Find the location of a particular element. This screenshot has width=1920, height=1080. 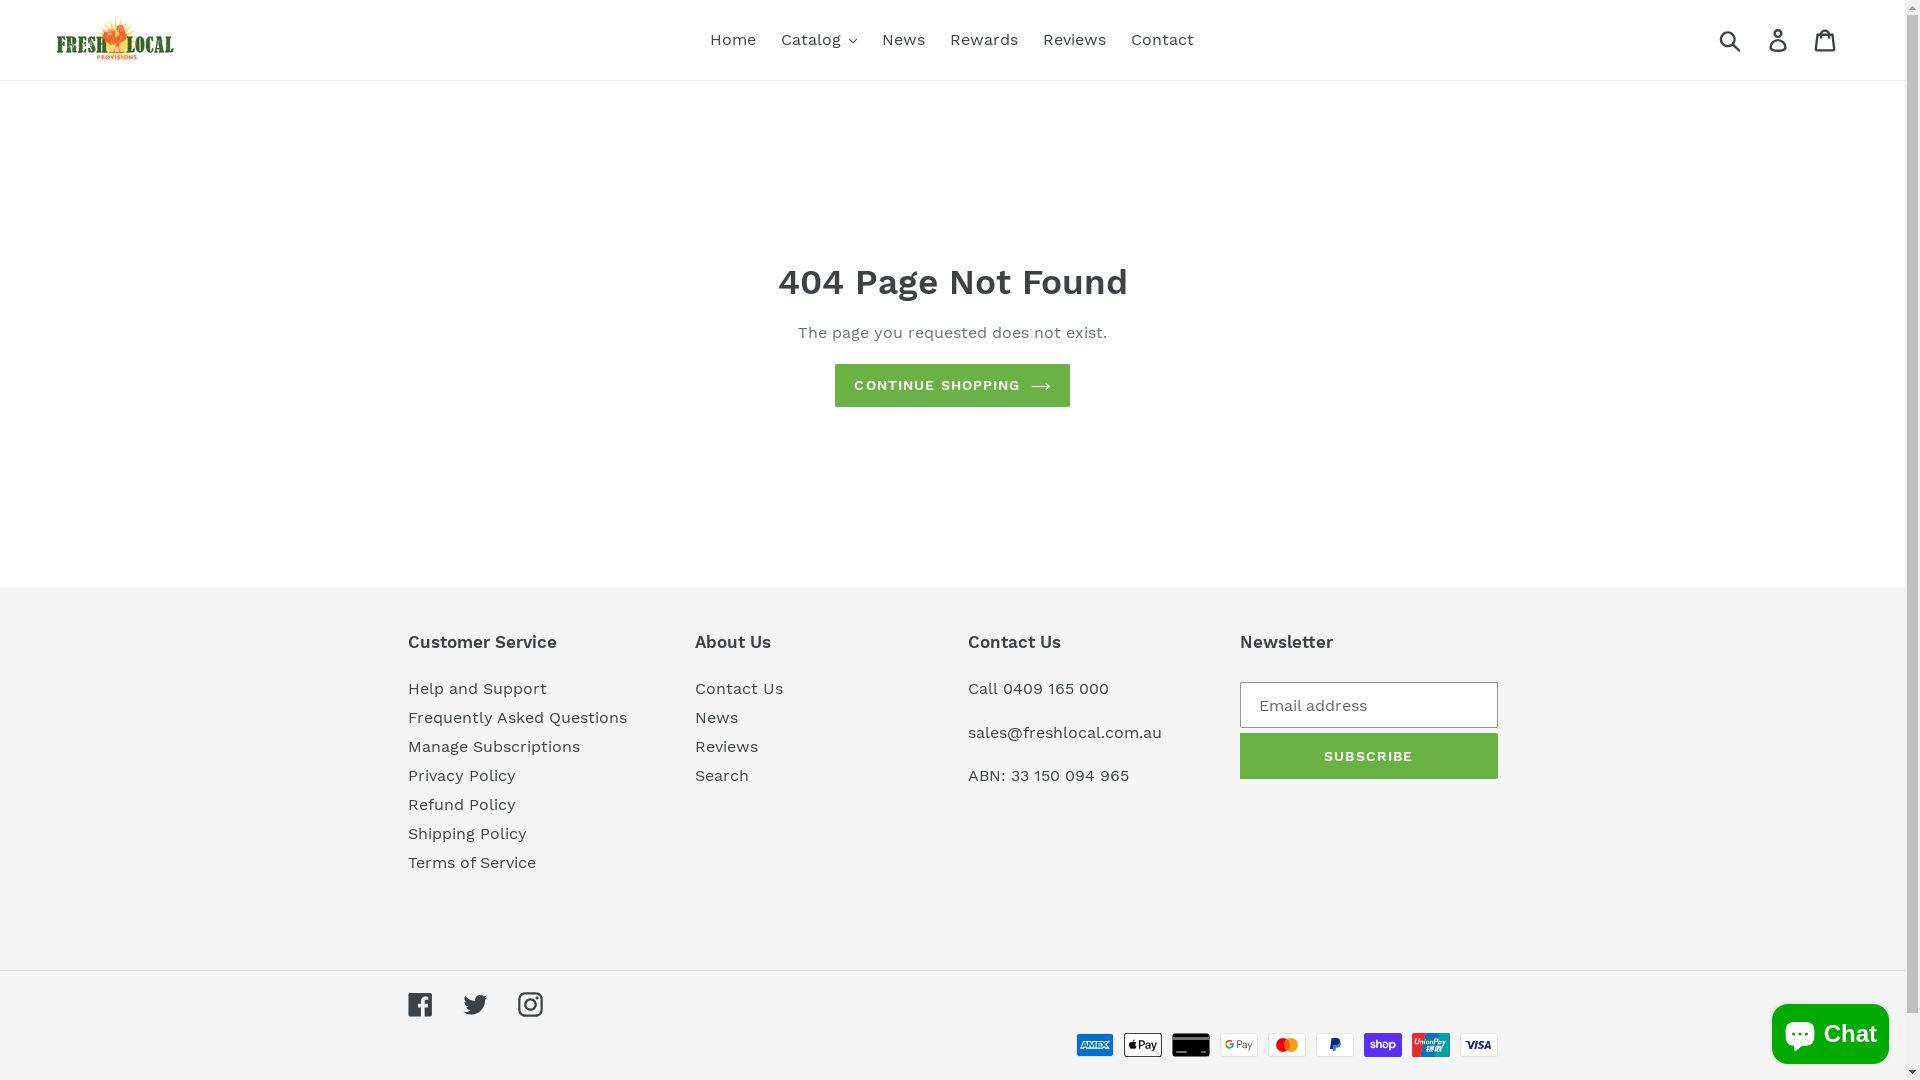

'Rewards' is located at coordinates (983, 39).